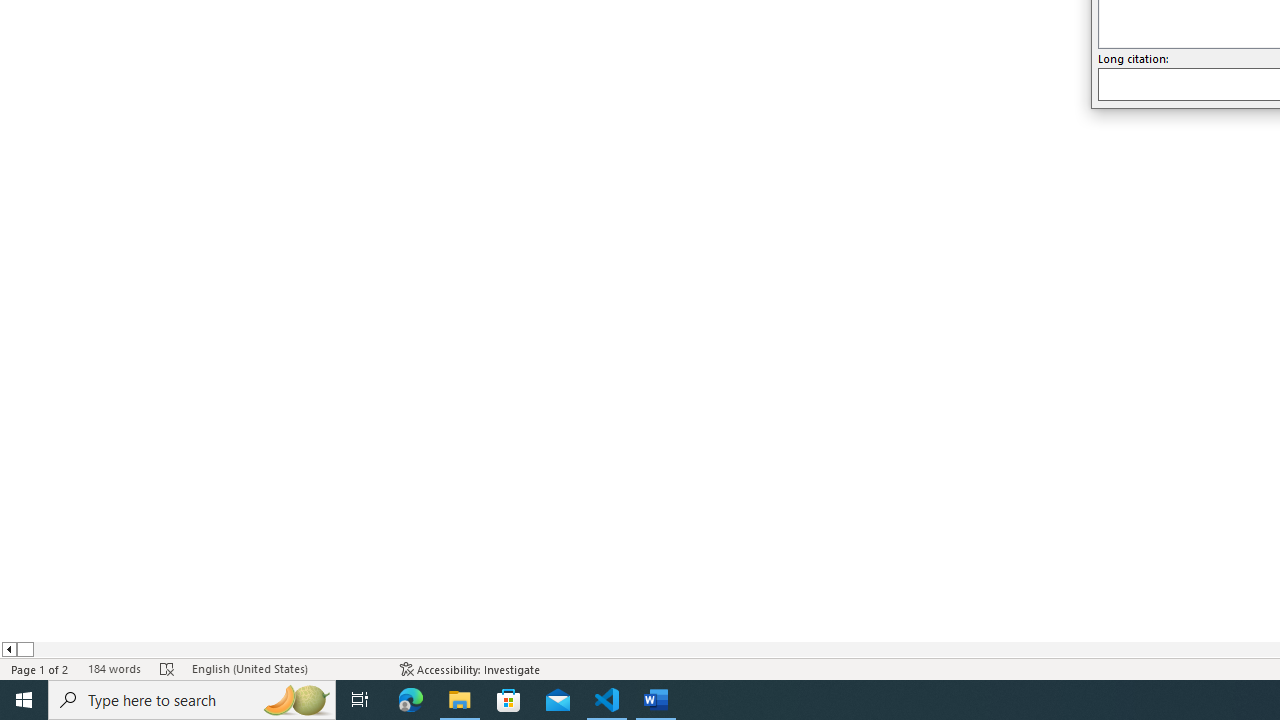 This screenshot has width=1280, height=720. I want to click on 'Word Count 184 words', so click(112, 669).